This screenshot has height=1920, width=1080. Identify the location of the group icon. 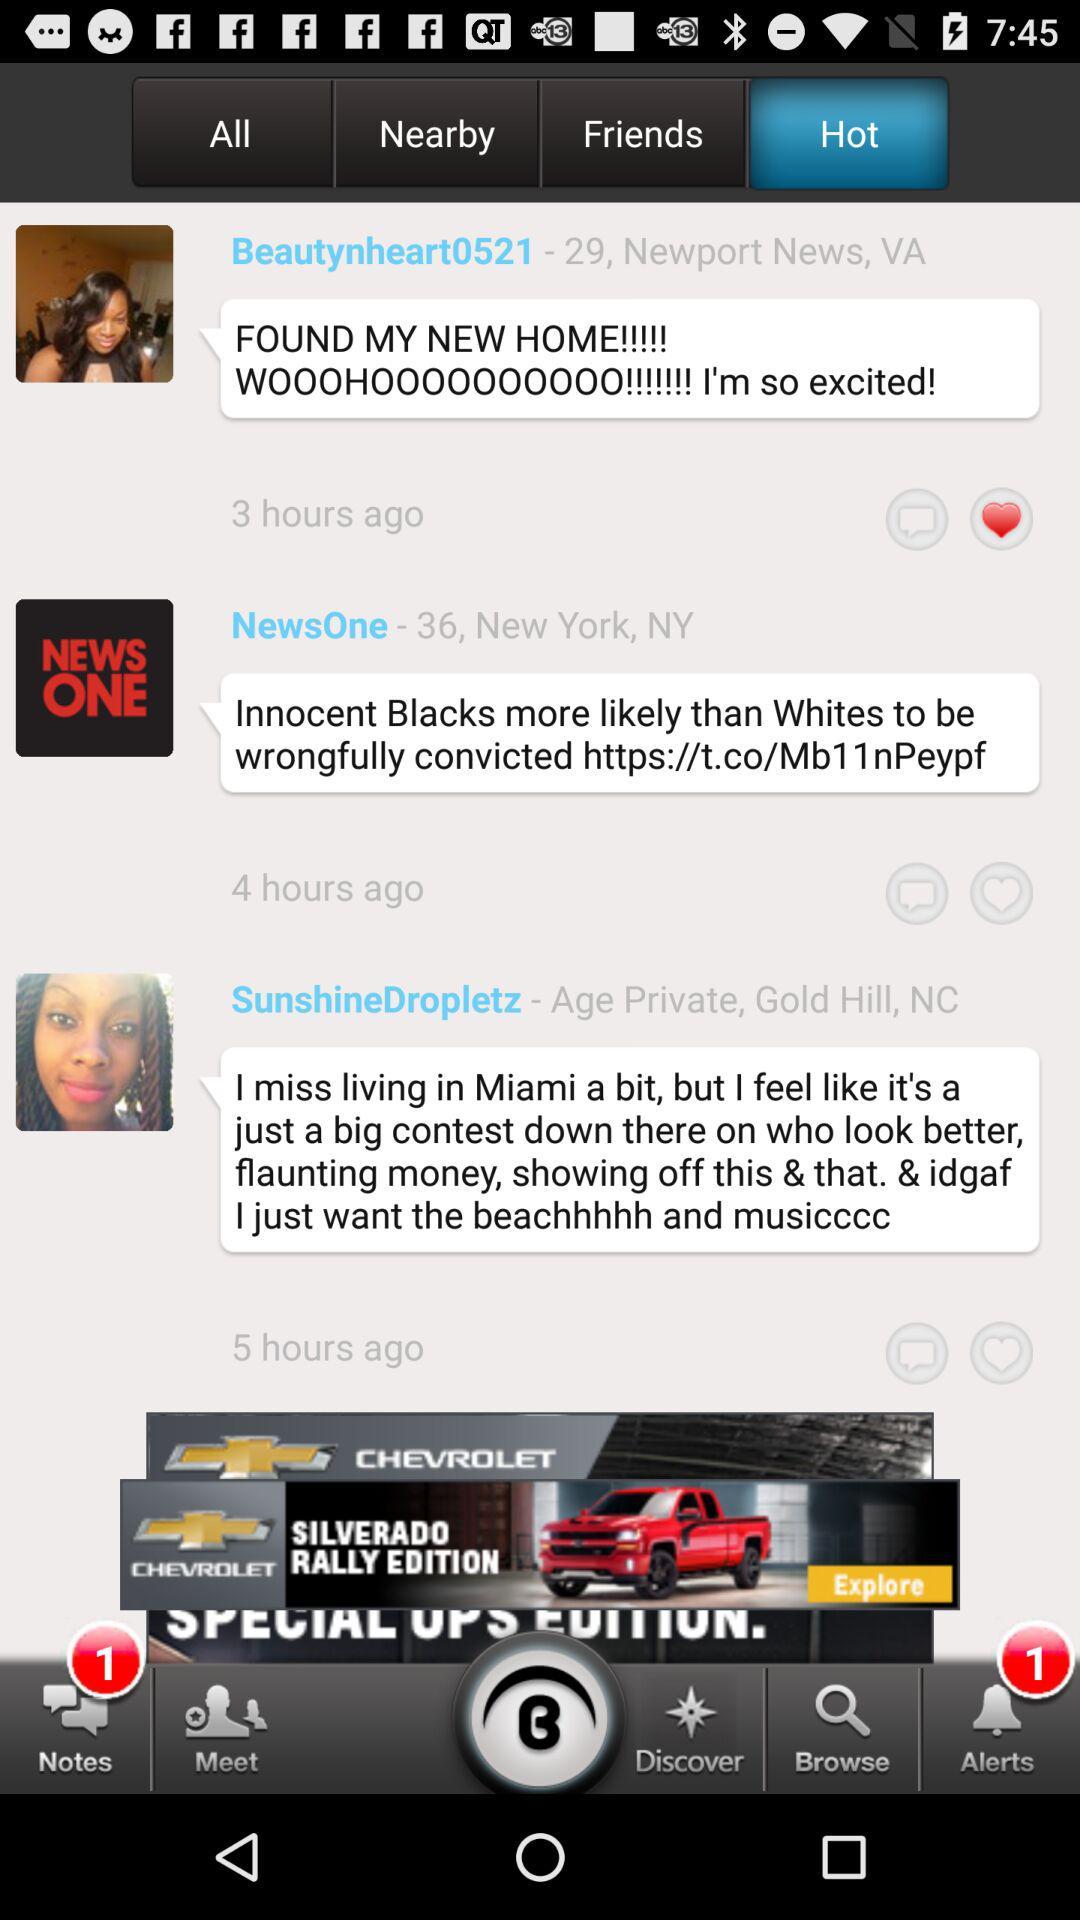
(229, 1848).